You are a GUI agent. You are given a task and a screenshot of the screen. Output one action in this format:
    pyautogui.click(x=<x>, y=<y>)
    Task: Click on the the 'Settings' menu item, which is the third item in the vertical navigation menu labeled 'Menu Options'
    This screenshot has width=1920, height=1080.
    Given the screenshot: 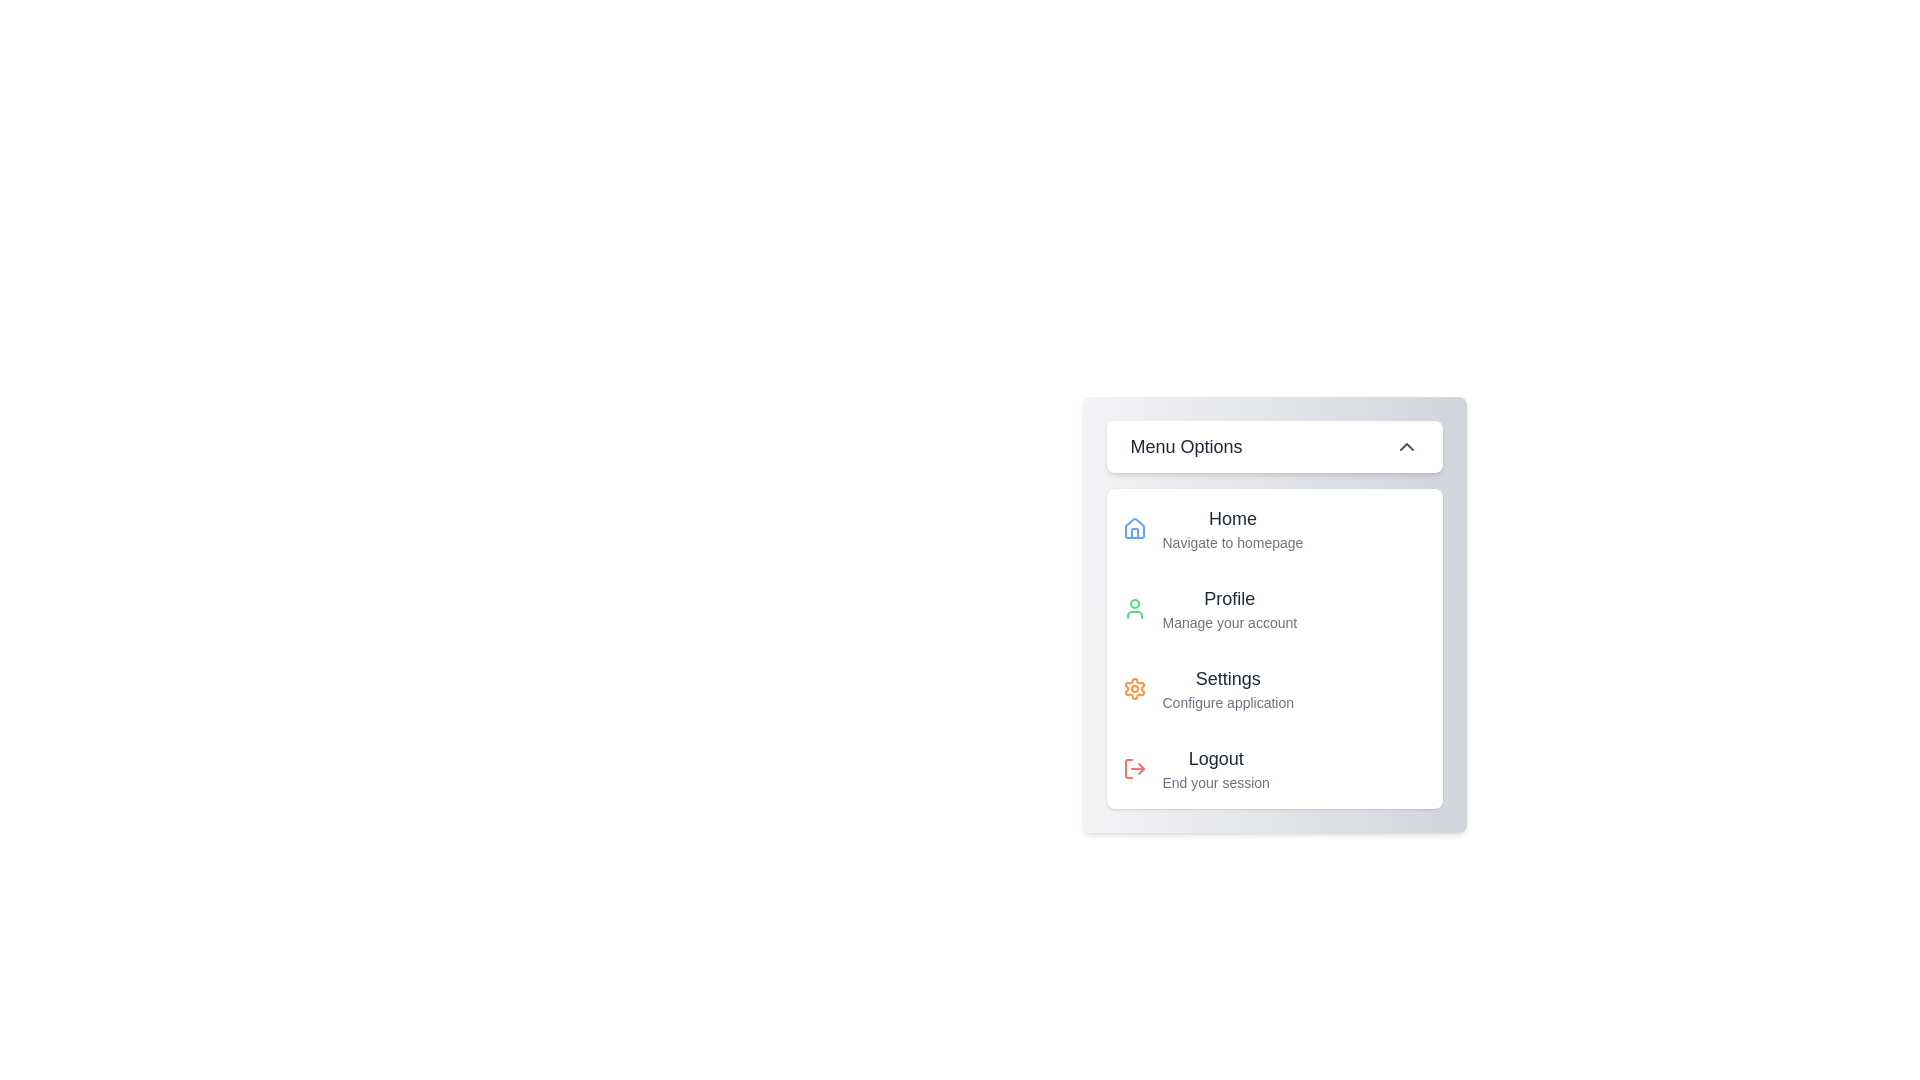 What is the action you would take?
    pyautogui.click(x=1227, y=688)
    